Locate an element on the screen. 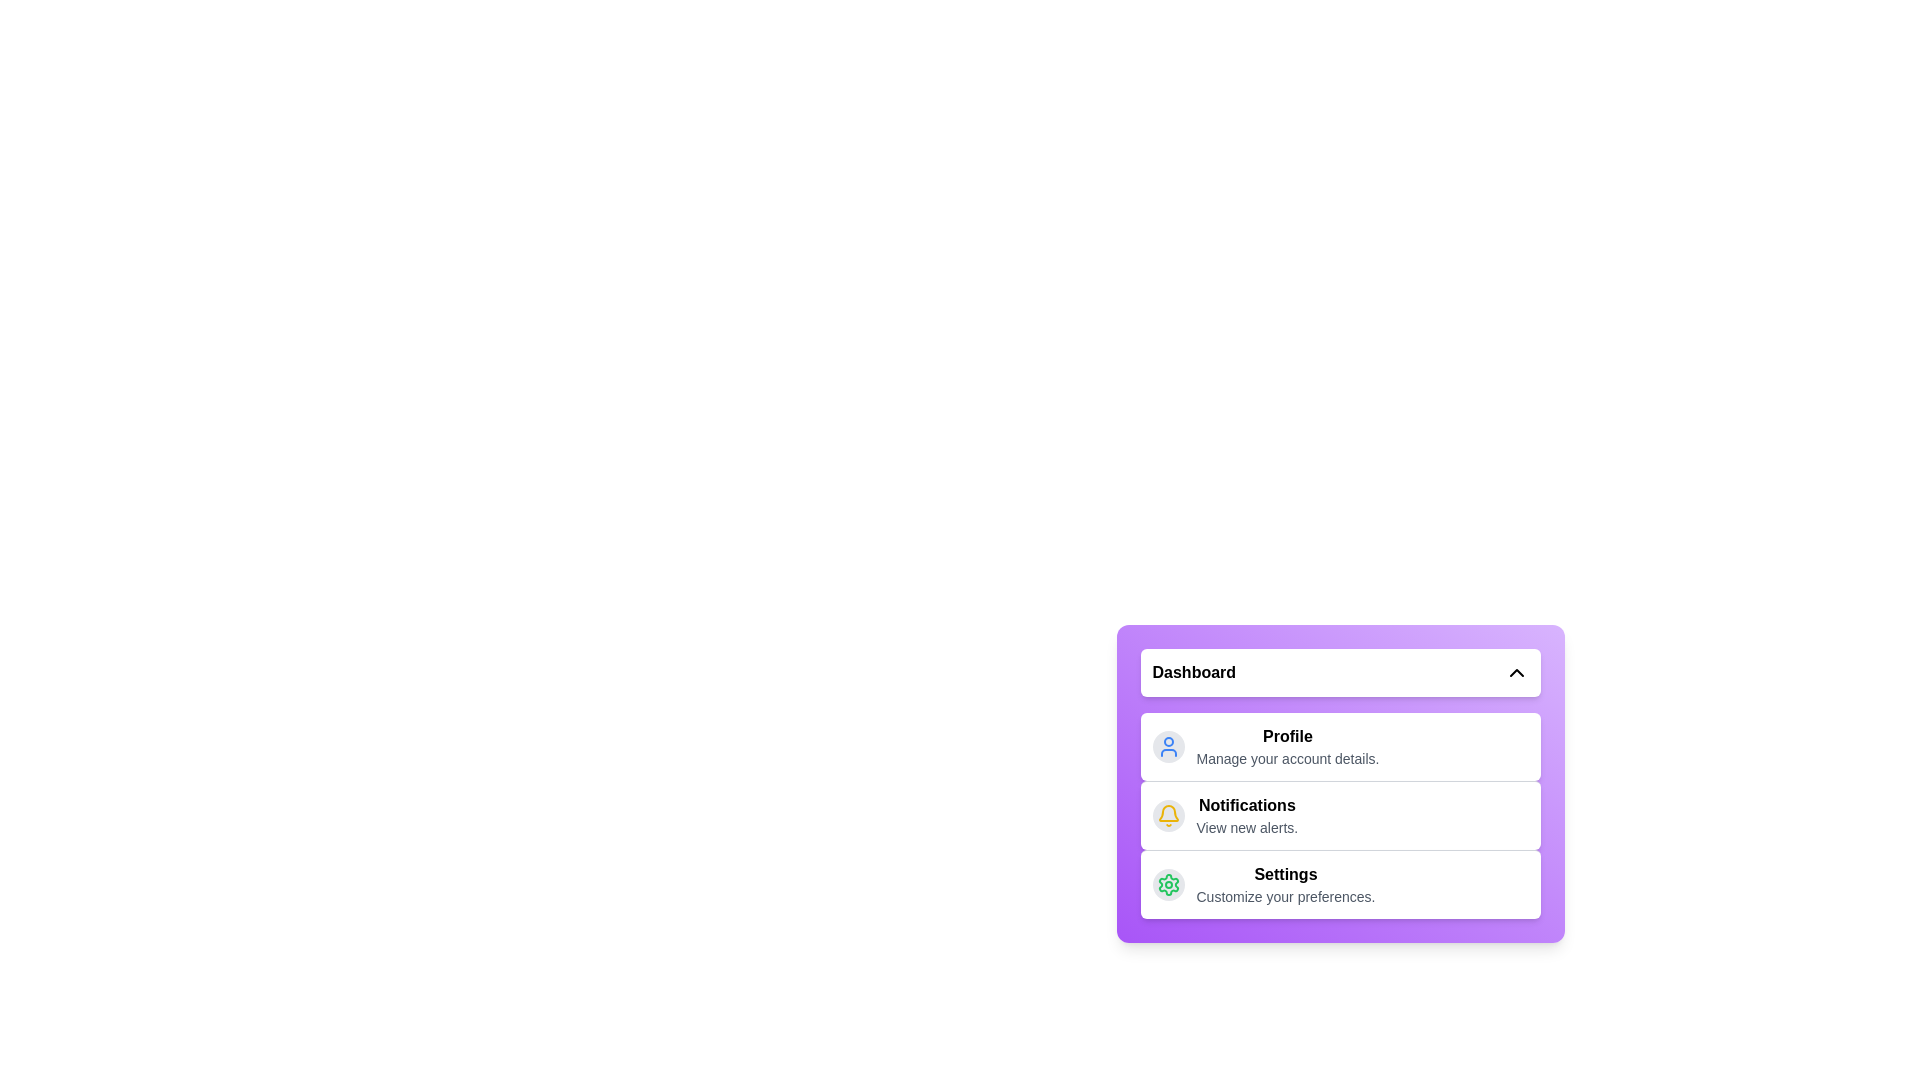 This screenshot has width=1920, height=1080. the menu item Notifications to view its hover effect is located at coordinates (1340, 815).